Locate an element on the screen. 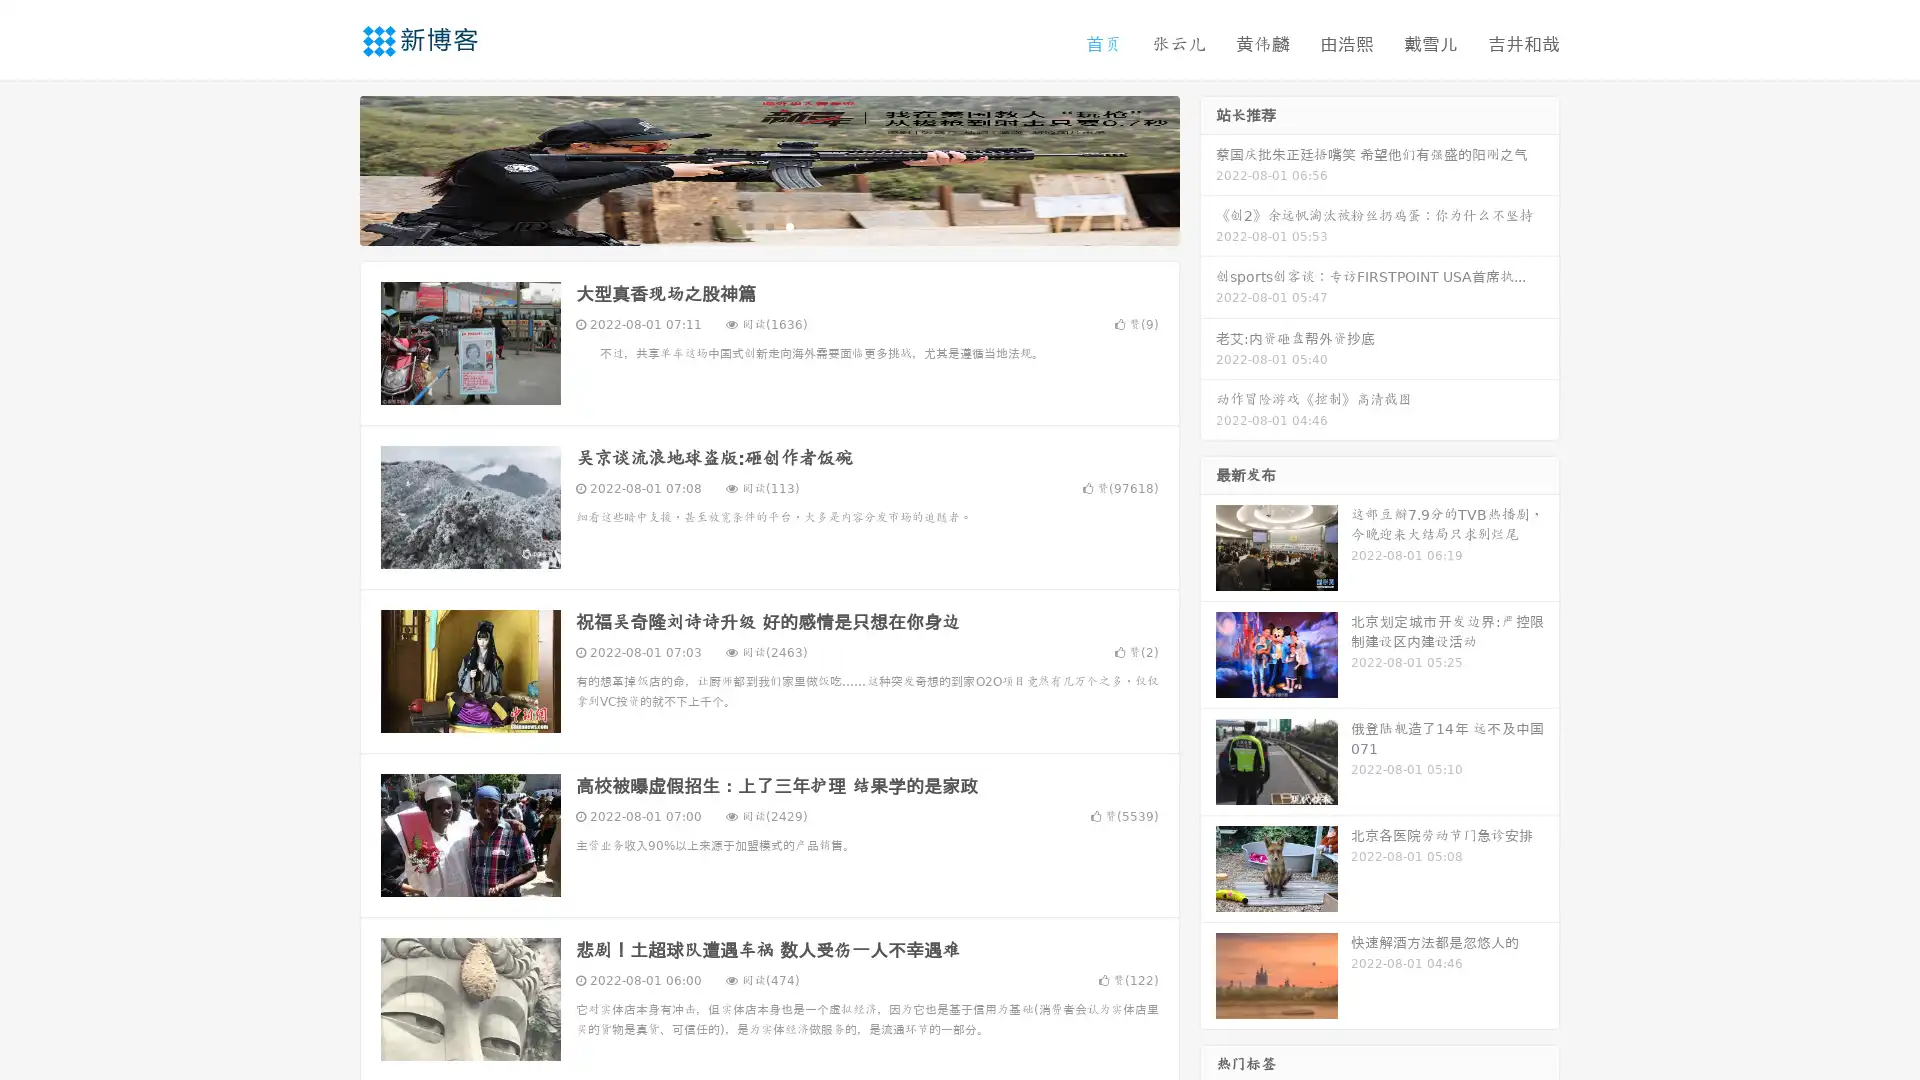 The width and height of the screenshot is (1920, 1080). Go to slide 2 is located at coordinates (768, 225).